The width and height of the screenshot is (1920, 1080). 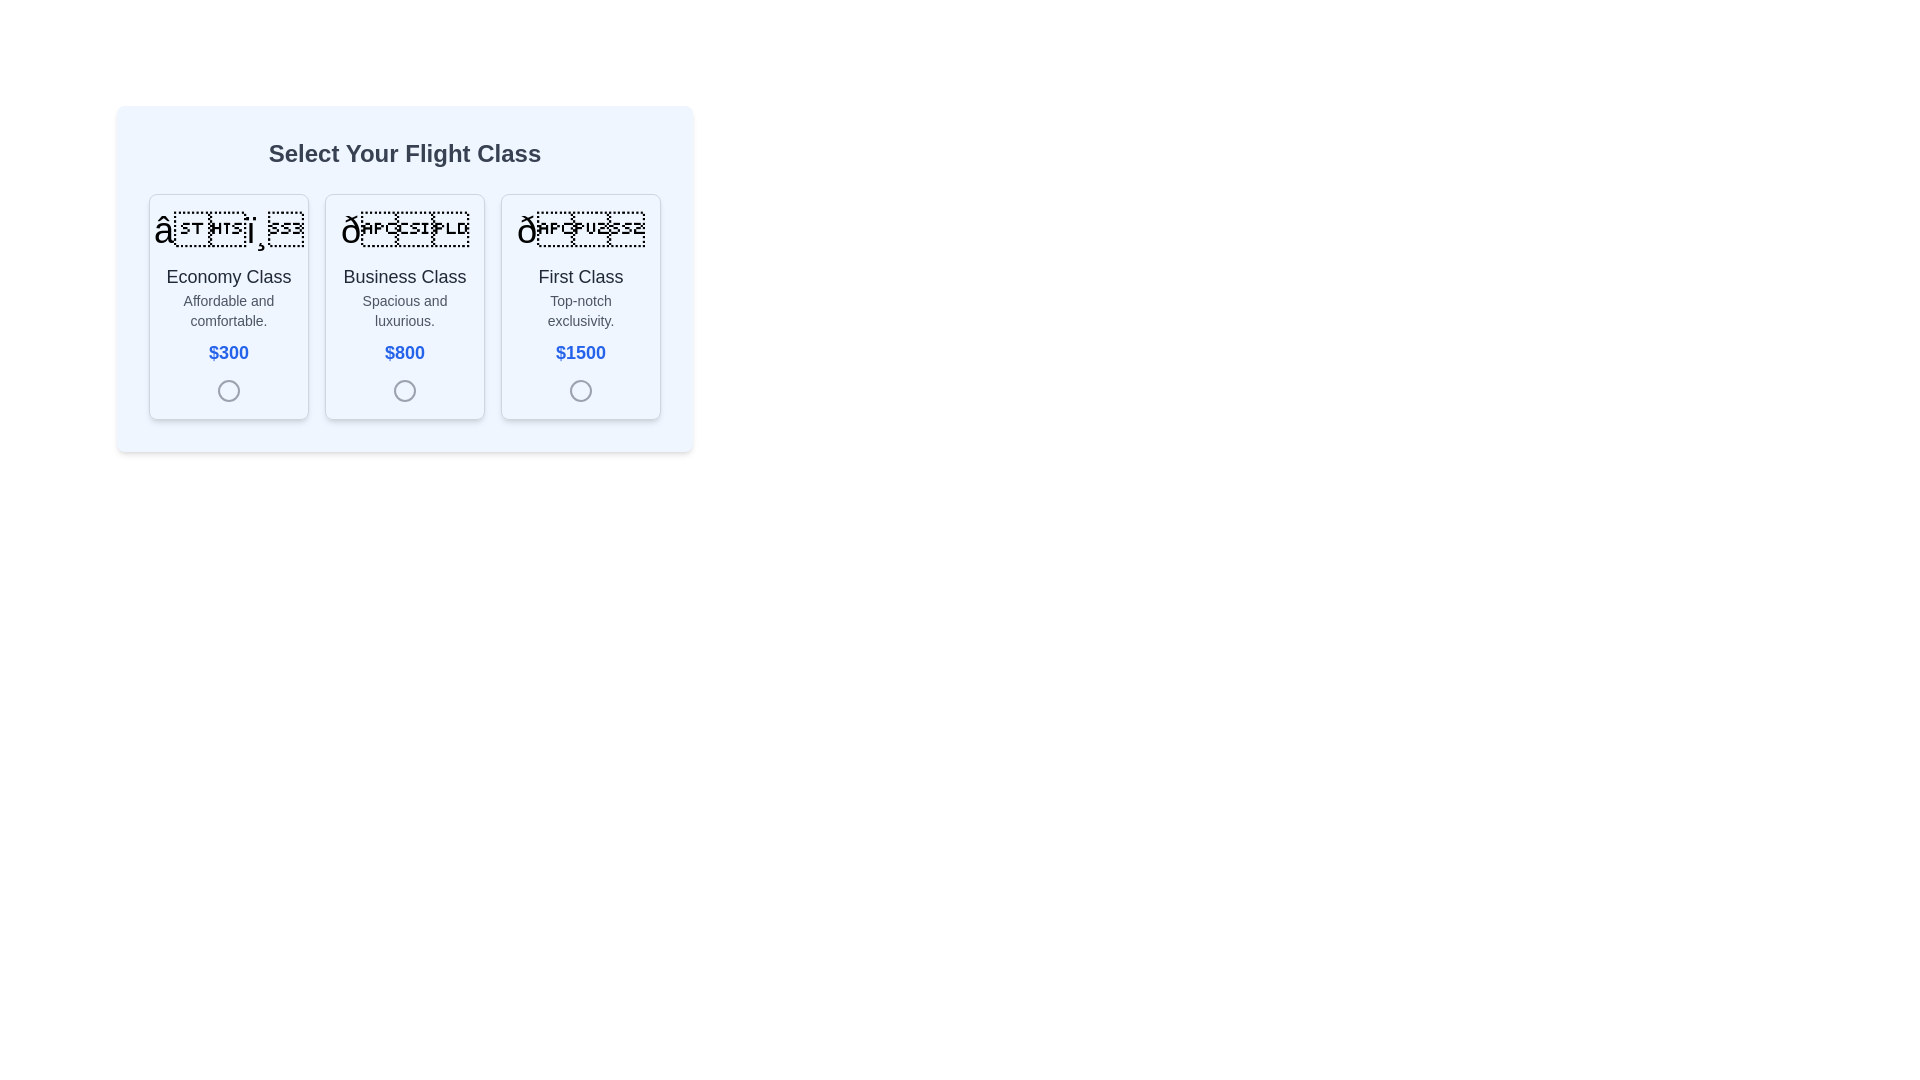 I want to click on the inner SVG circle of the radio button indicating selection status for the 'First Class' option, so click(x=579, y=390).